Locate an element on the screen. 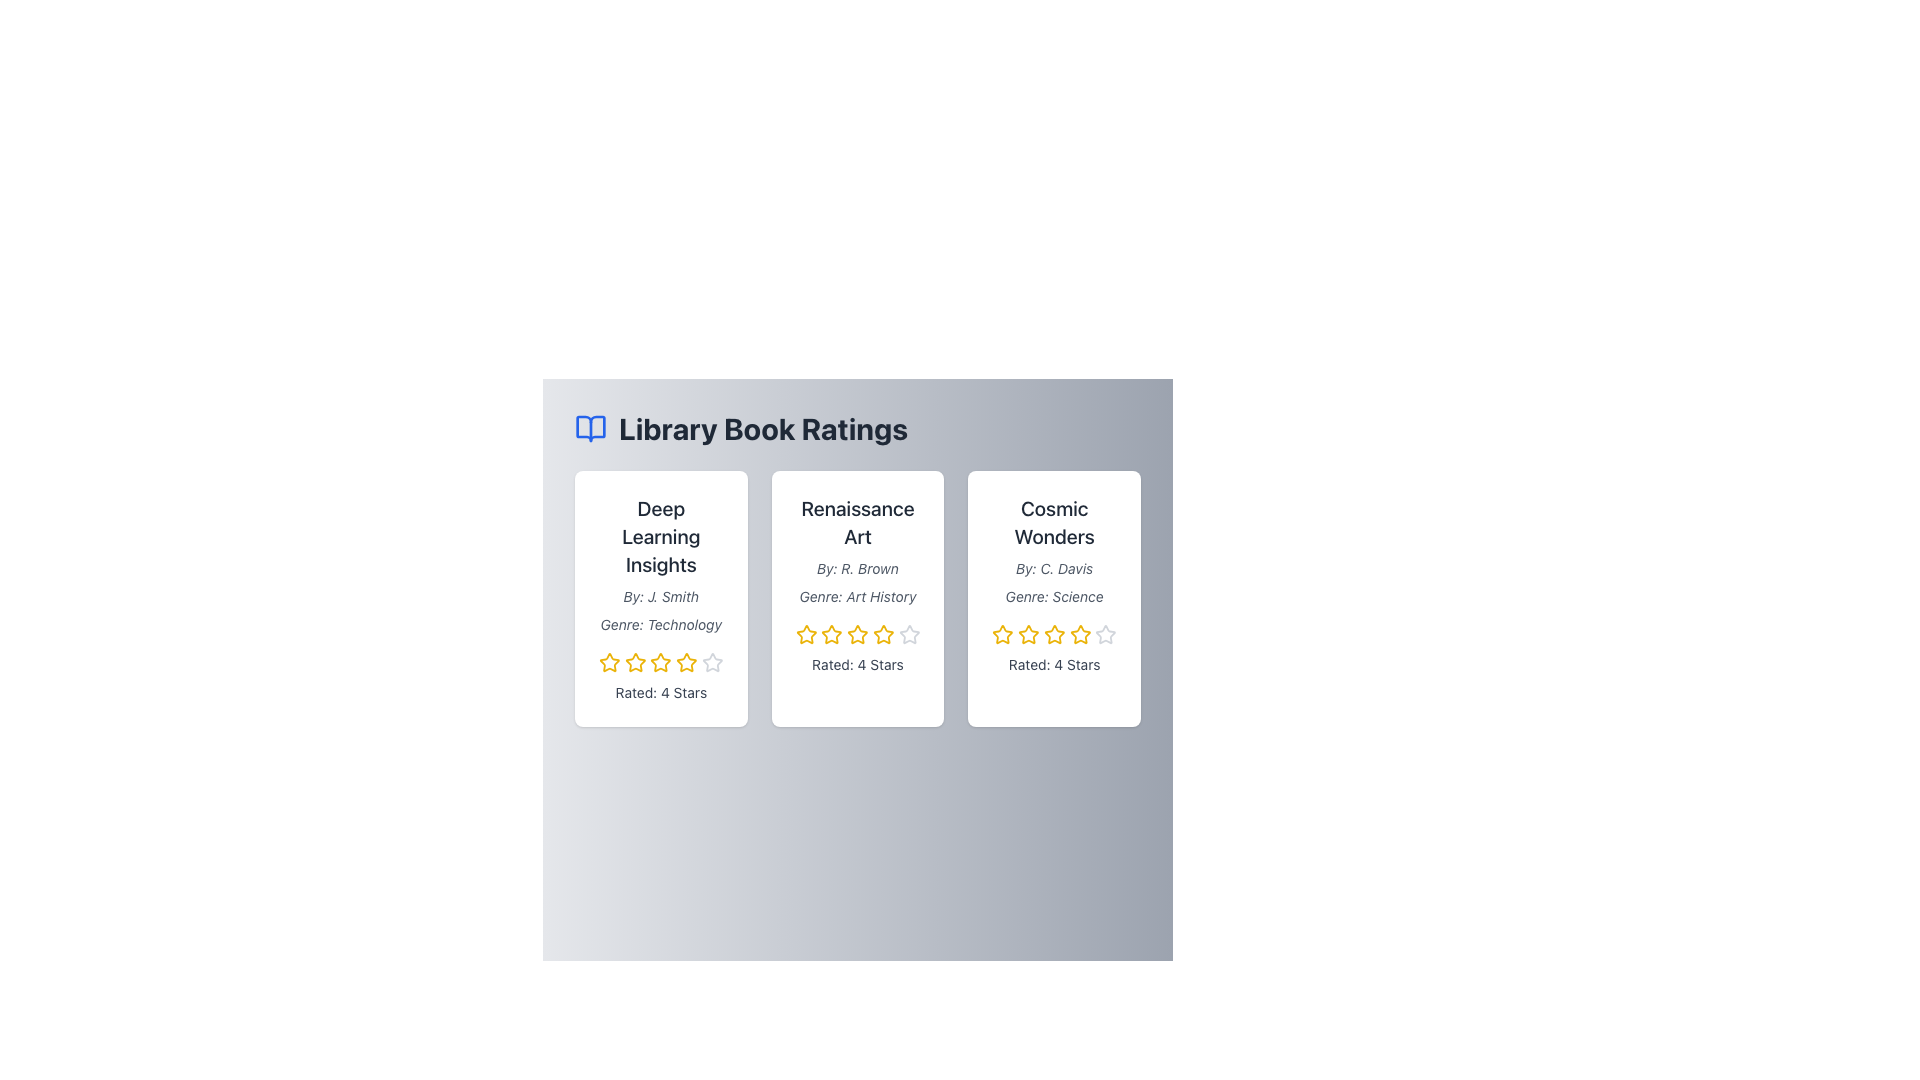 Image resolution: width=1920 pixels, height=1080 pixels. the second star icon in the rating line for the book 'Cosmic Wonders' to activate its hover state is located at coordinates (1003, 634).